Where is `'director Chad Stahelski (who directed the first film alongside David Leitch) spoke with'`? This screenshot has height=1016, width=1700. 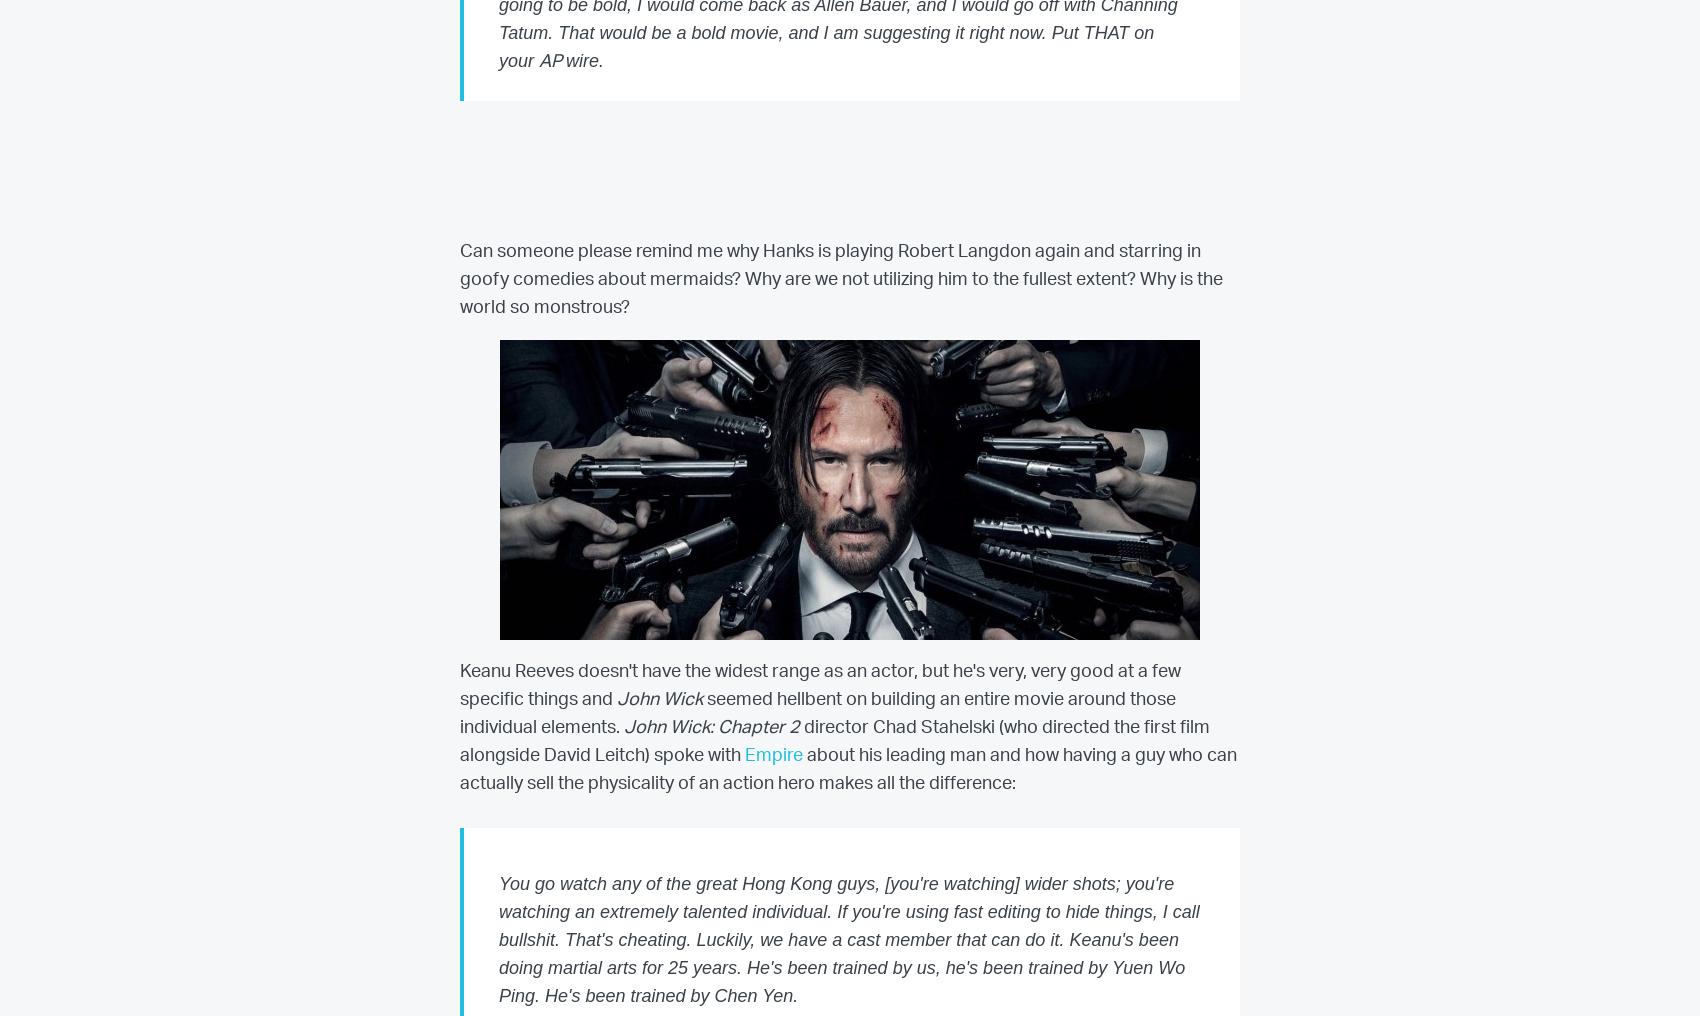
'director Chad Stahelski (who directed the first film alongside David Leitch) spoke with' is located at coordinates (834, 741).